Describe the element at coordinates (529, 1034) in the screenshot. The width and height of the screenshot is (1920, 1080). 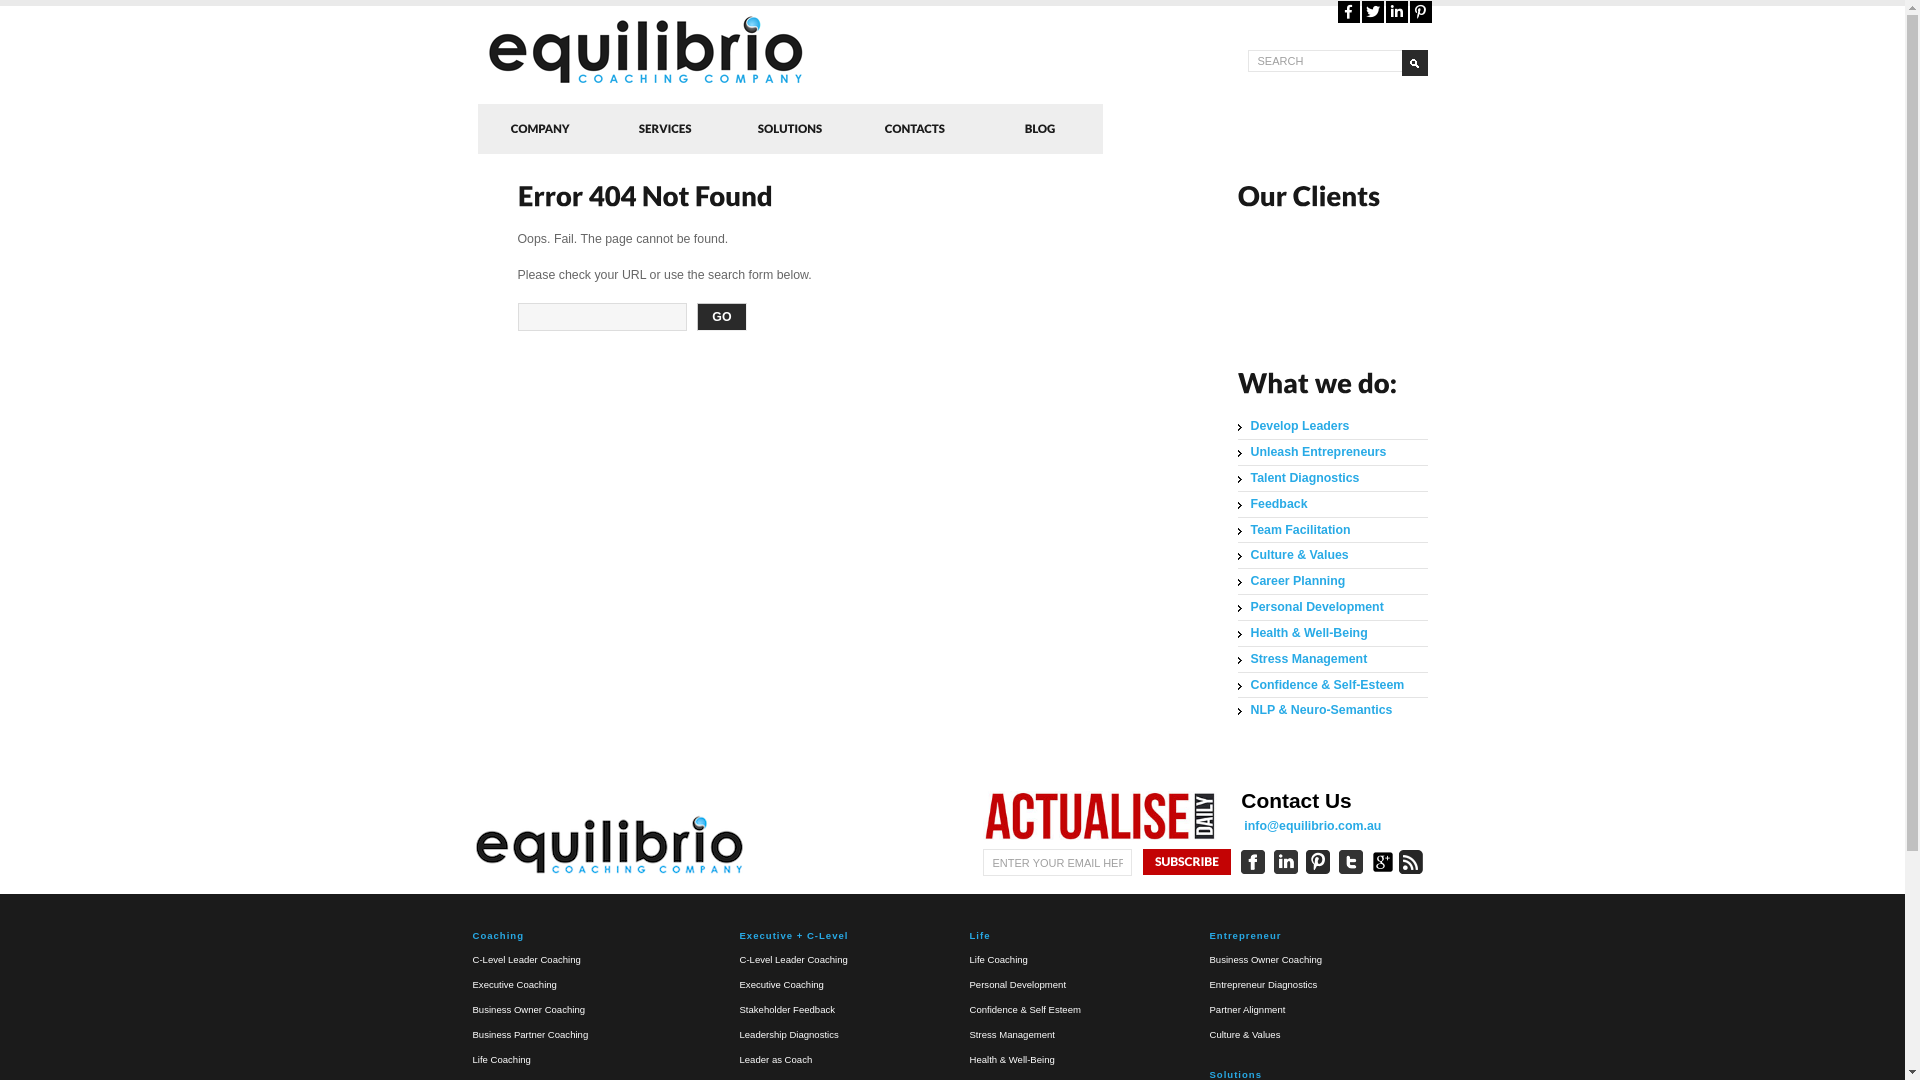
I see `'Business Partner Coaching'` at that location.